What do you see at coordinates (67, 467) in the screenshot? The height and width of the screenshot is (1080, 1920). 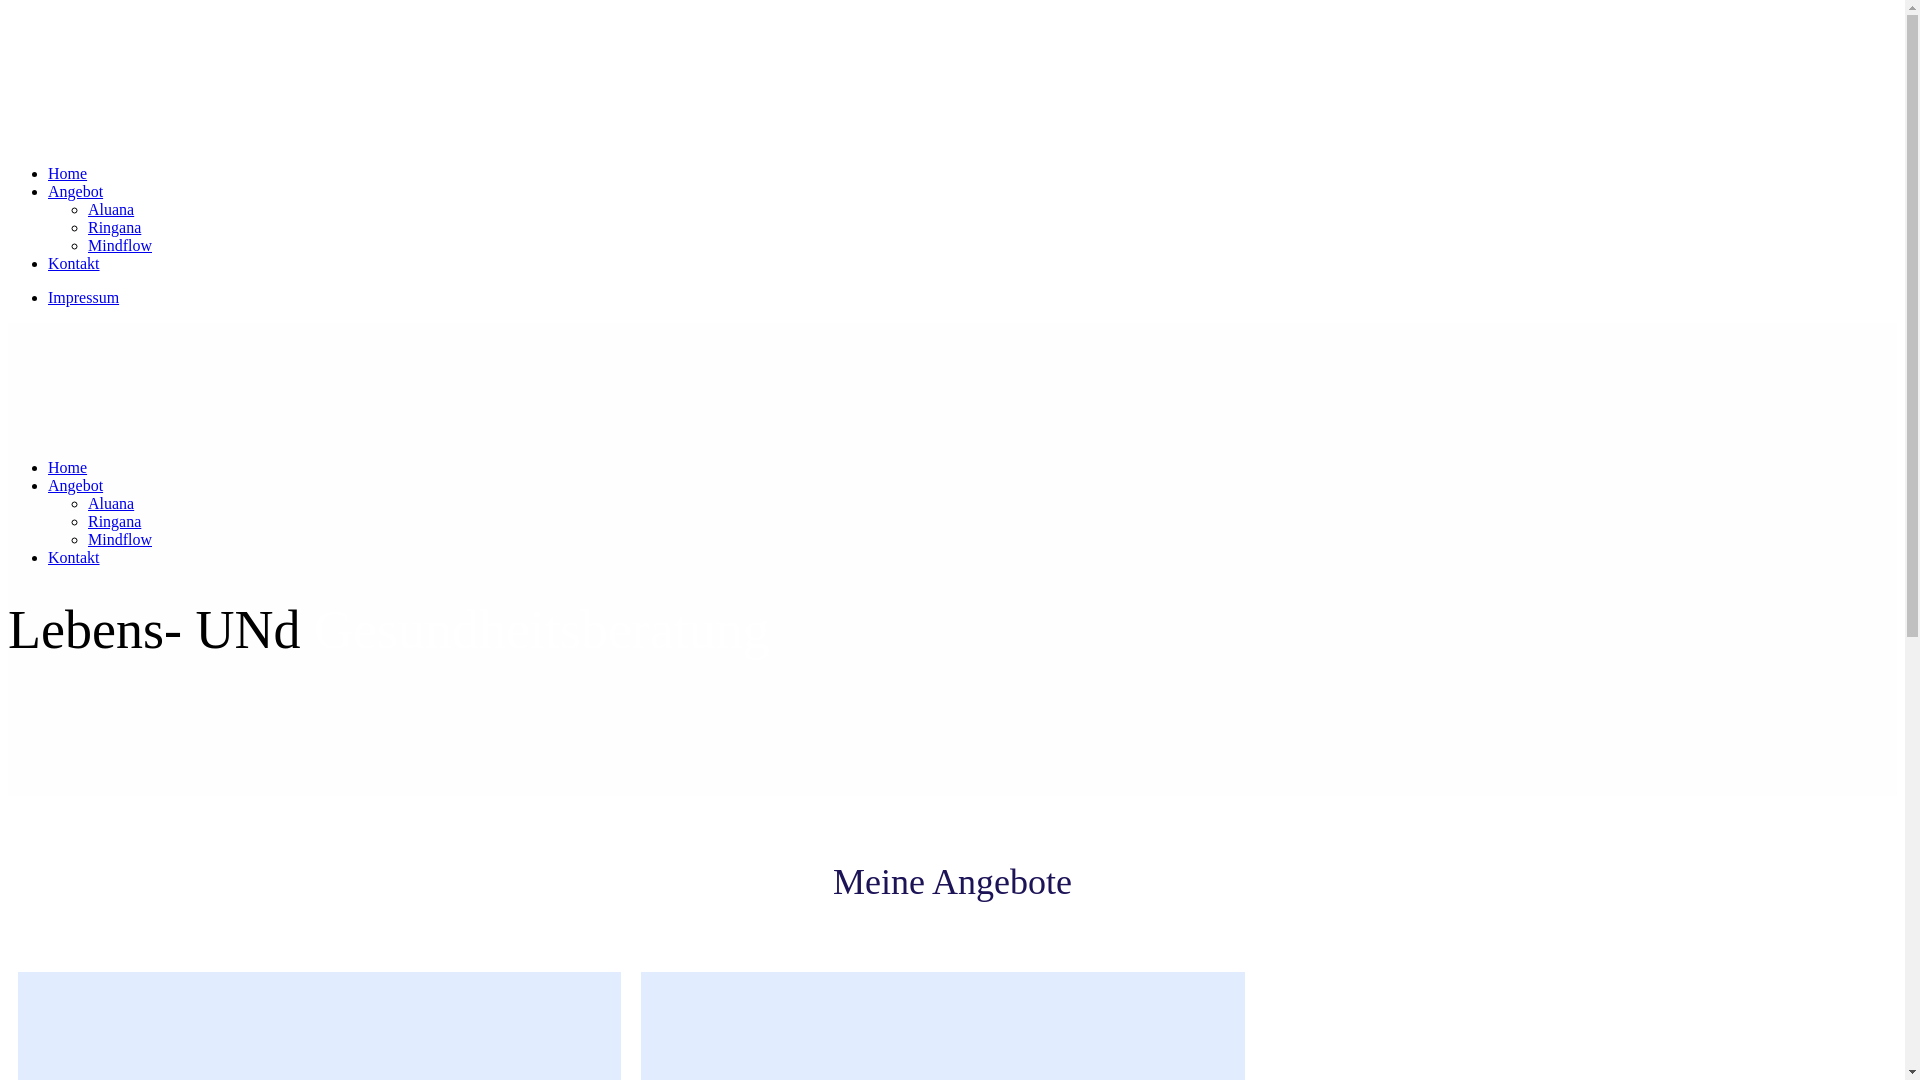 I see `'Home'` at bounding box center [67, 467].